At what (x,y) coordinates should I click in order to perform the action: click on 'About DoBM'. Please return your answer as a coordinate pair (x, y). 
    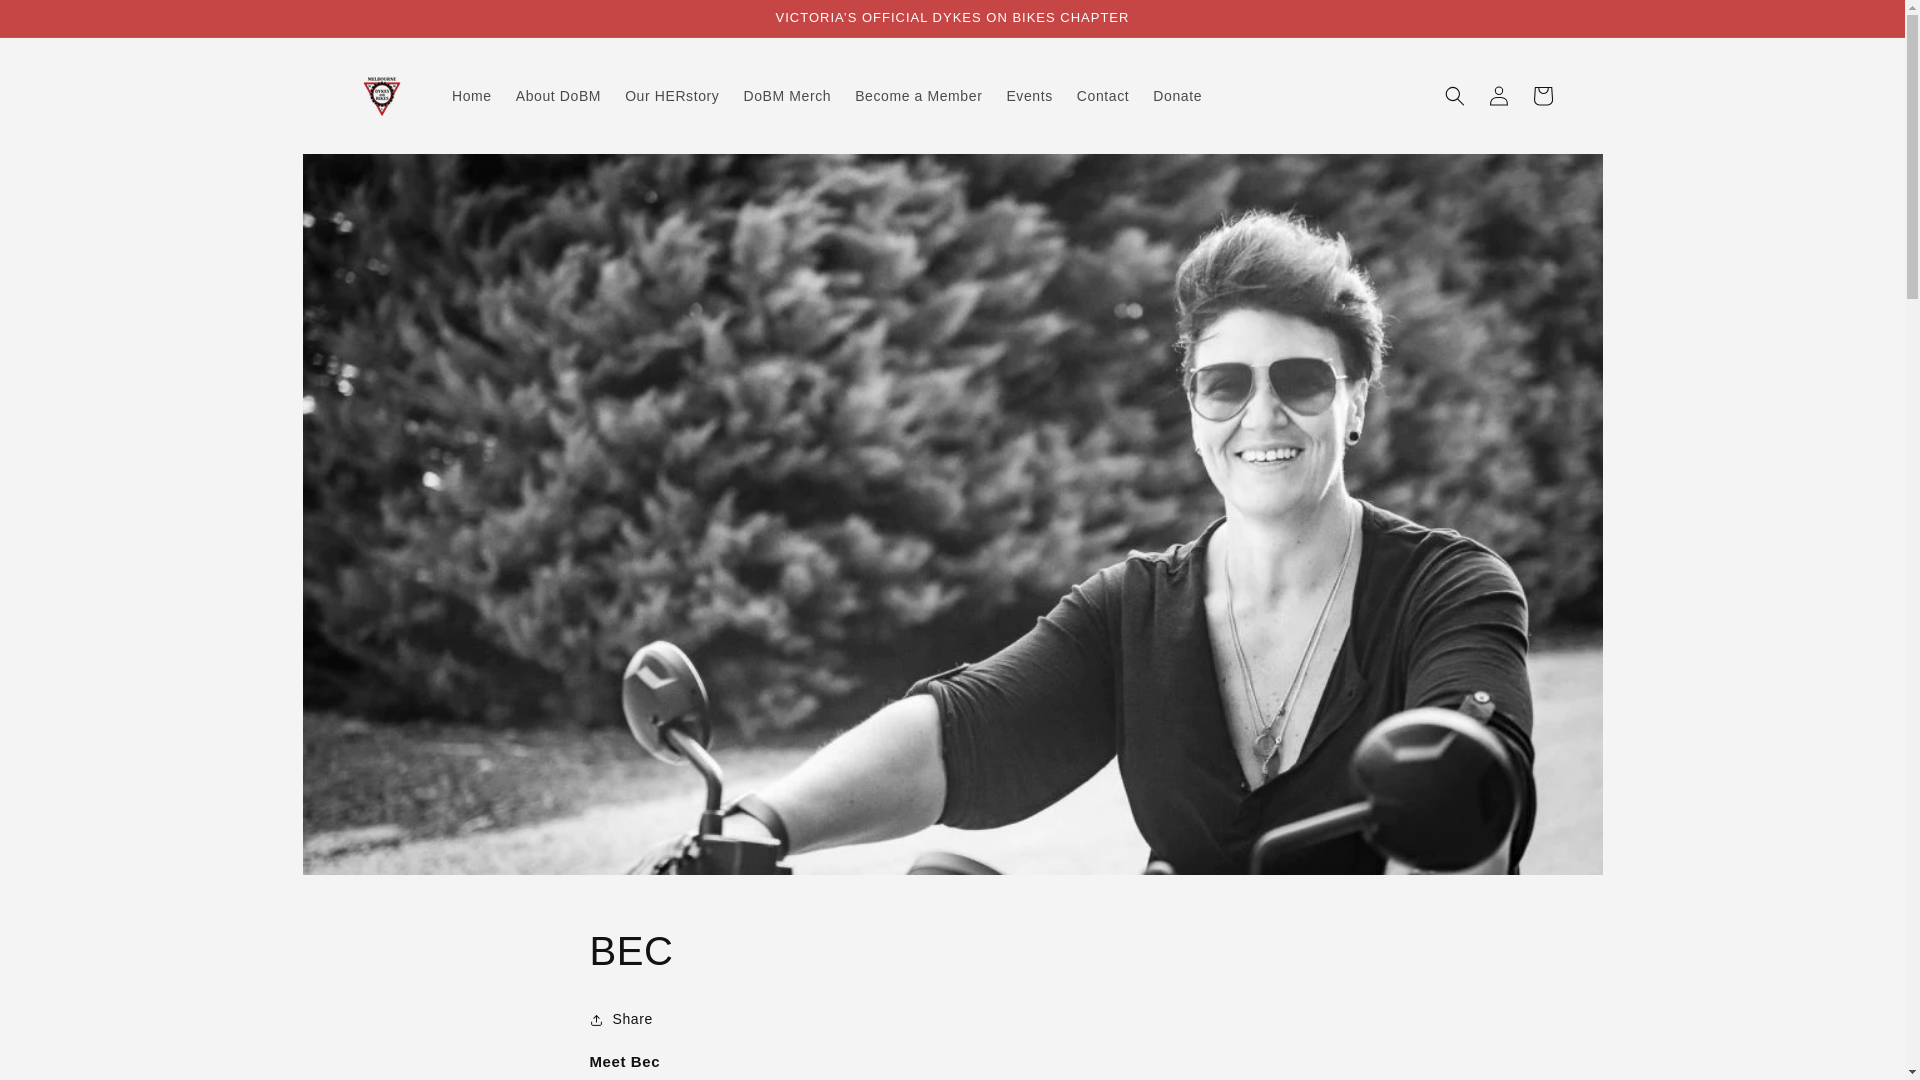
    Looking at the image, I should click on (558, 96).